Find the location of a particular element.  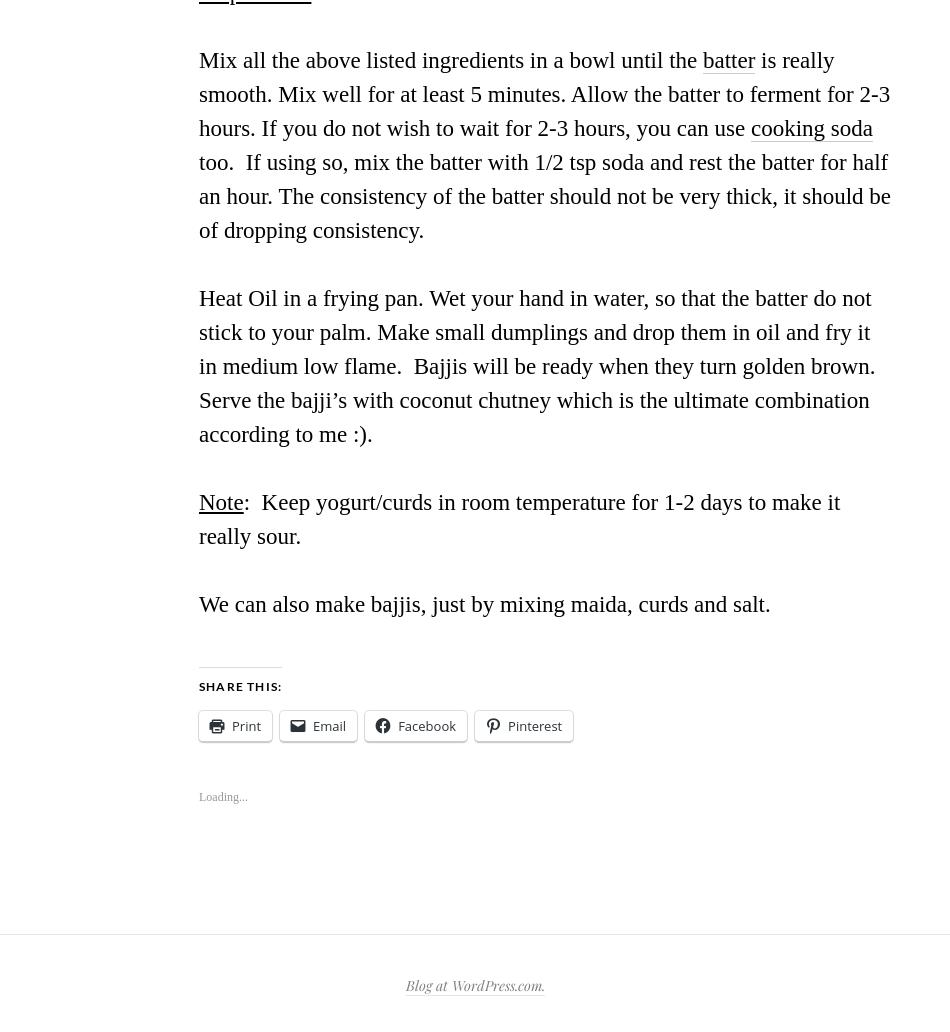

'Heat Oil in a frying pan. Wet your hand in water, so that the batter do not stick to your palm. Make small dumplings and drop them in oil and fry it in medium low flame.  Bajjis will be ready when they turn golden brown. Serve the bajji’s with coconut chutney which is the ultimate combination according to me :).' is located at coordinates (537, 365).